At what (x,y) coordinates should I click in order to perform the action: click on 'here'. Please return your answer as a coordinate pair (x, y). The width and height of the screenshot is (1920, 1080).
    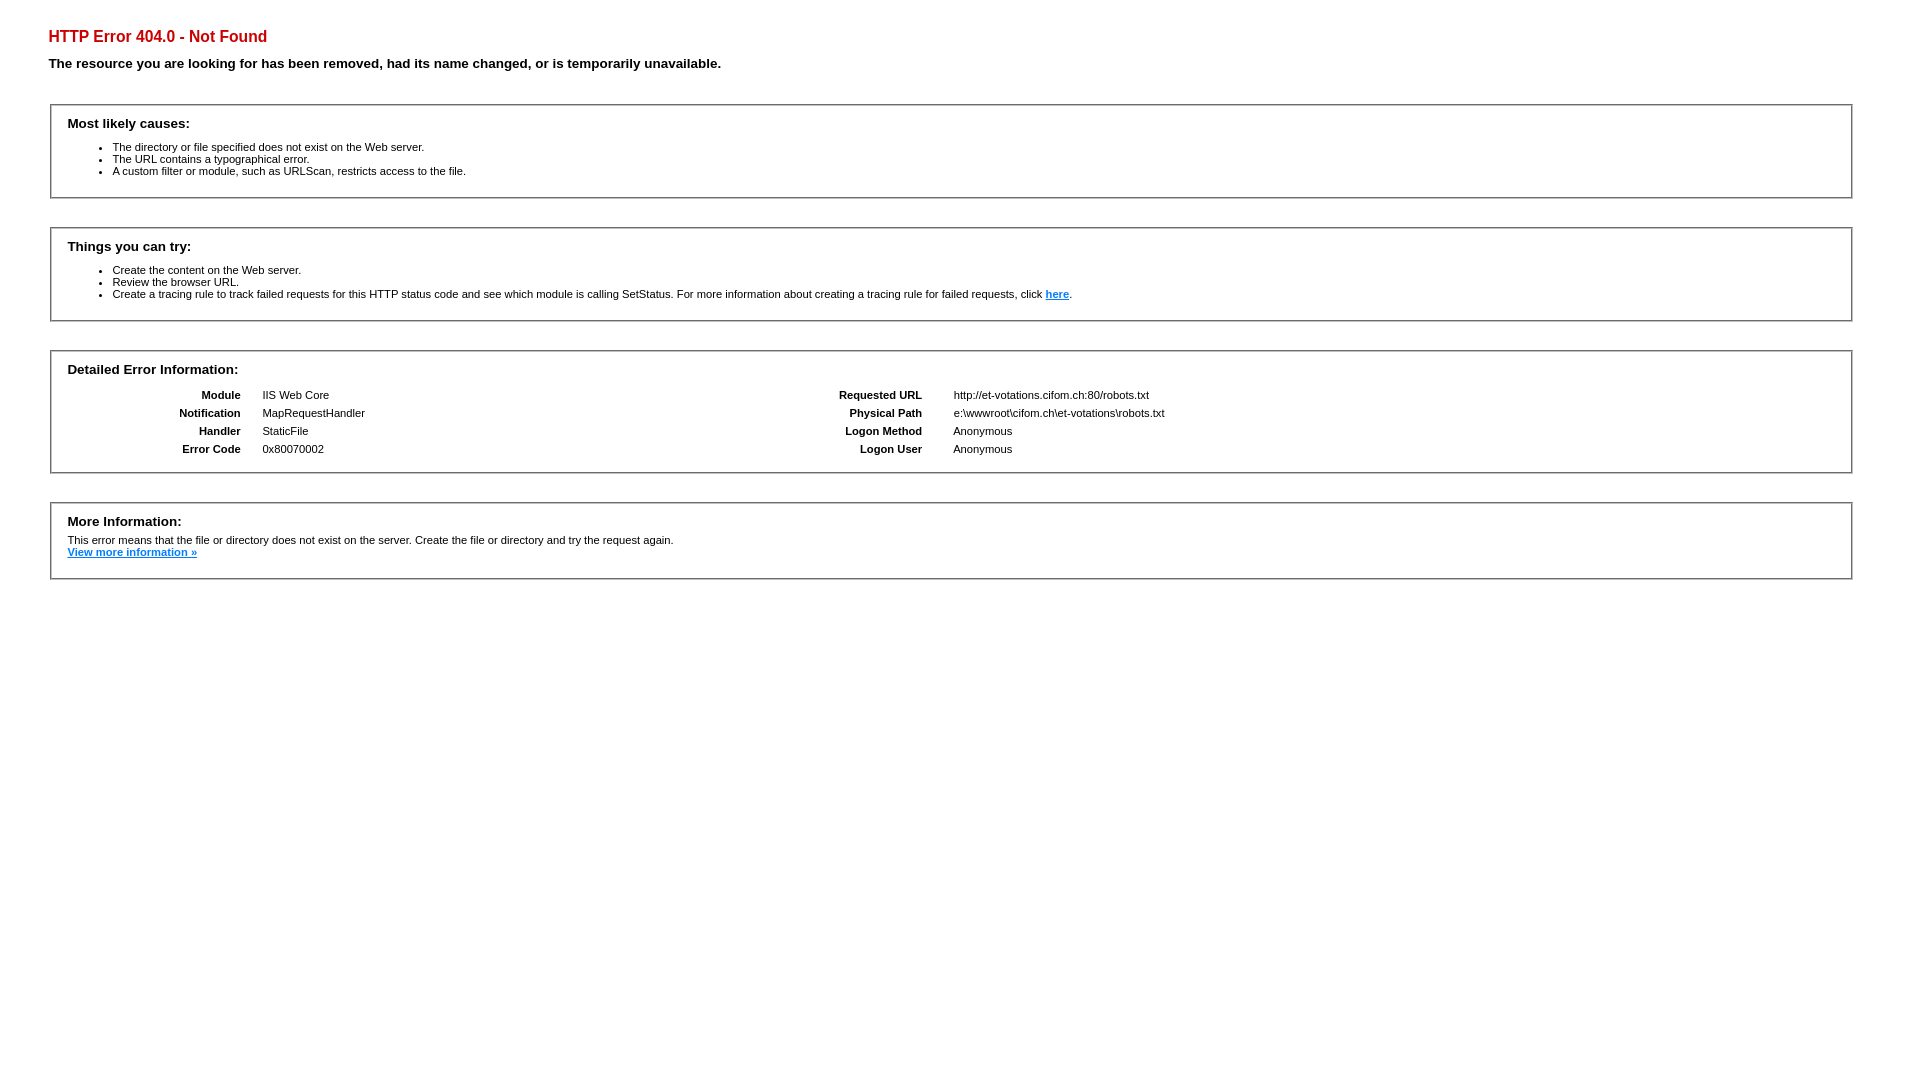
    Looking at the image, I should click on (1056, 293).